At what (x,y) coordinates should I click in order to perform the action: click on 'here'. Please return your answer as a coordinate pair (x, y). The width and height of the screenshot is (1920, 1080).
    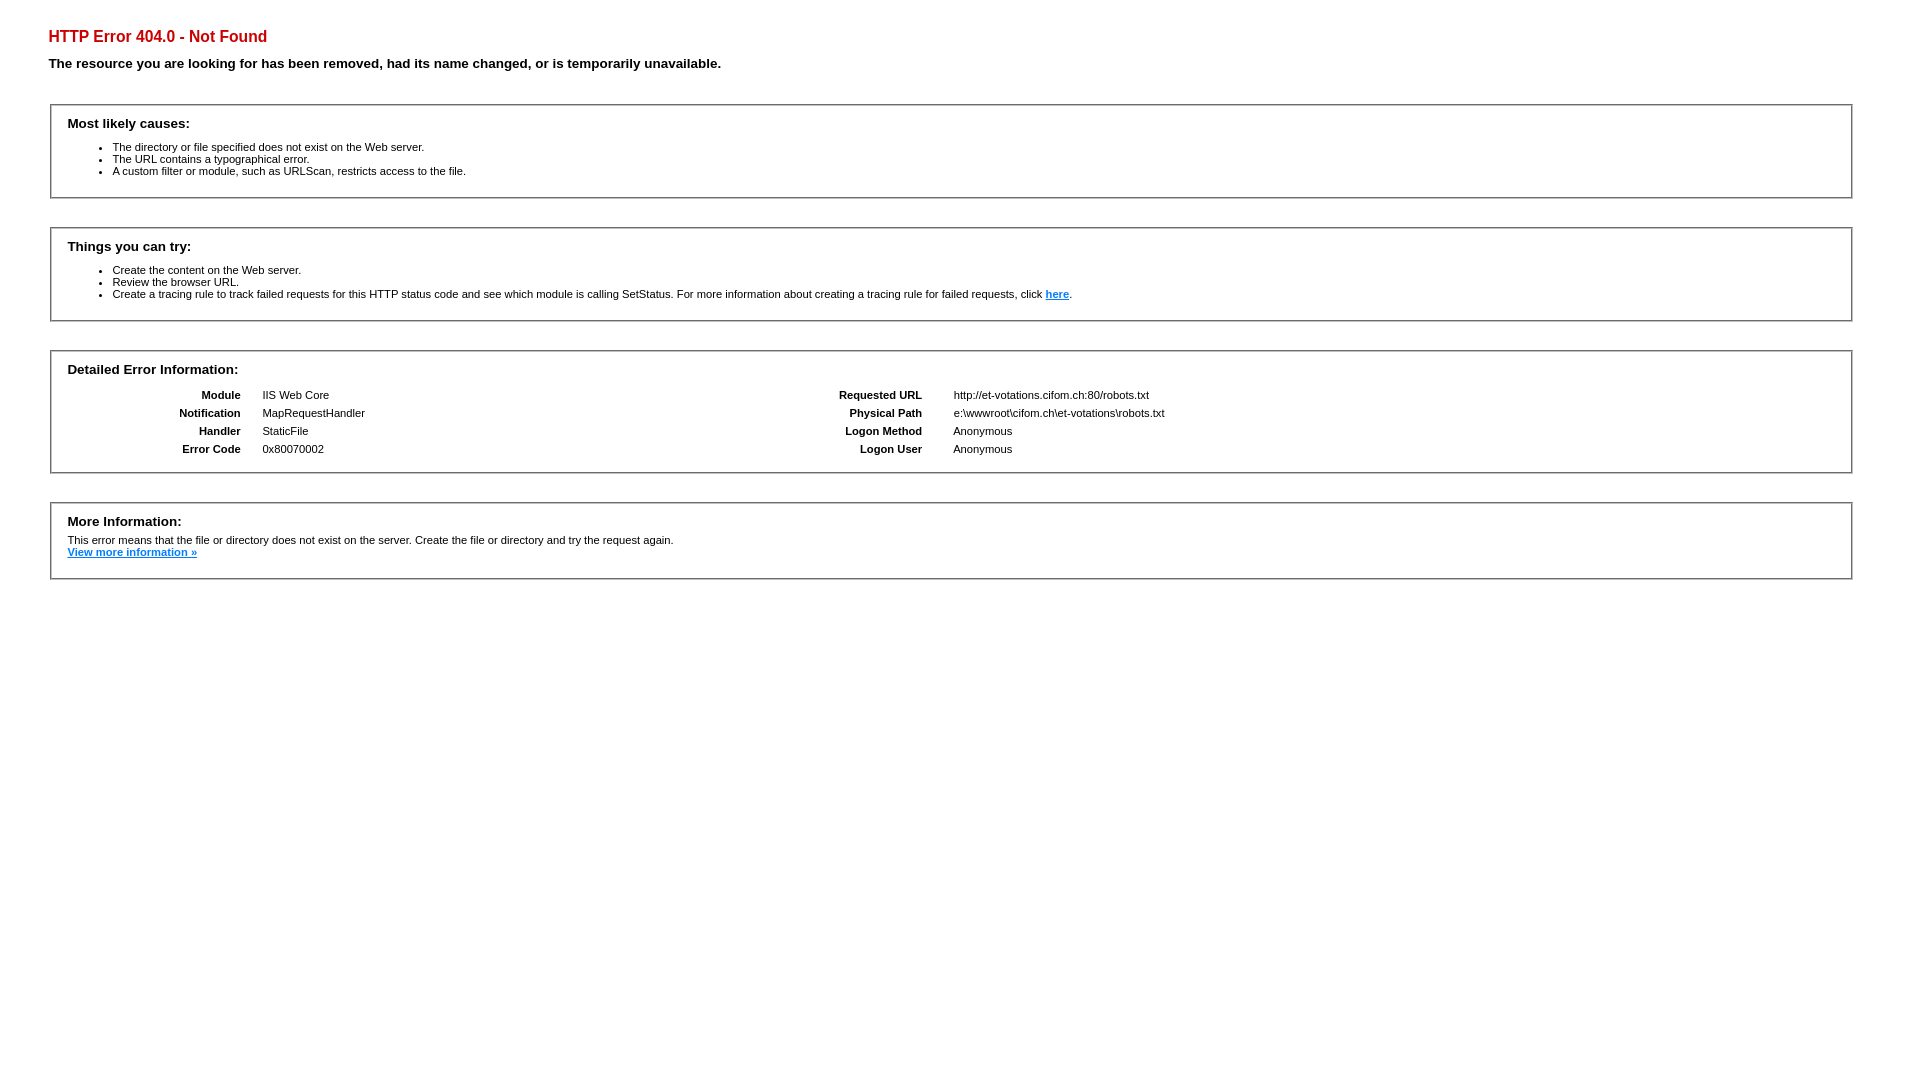
    Looking at the image, I should click on (1056, 293).